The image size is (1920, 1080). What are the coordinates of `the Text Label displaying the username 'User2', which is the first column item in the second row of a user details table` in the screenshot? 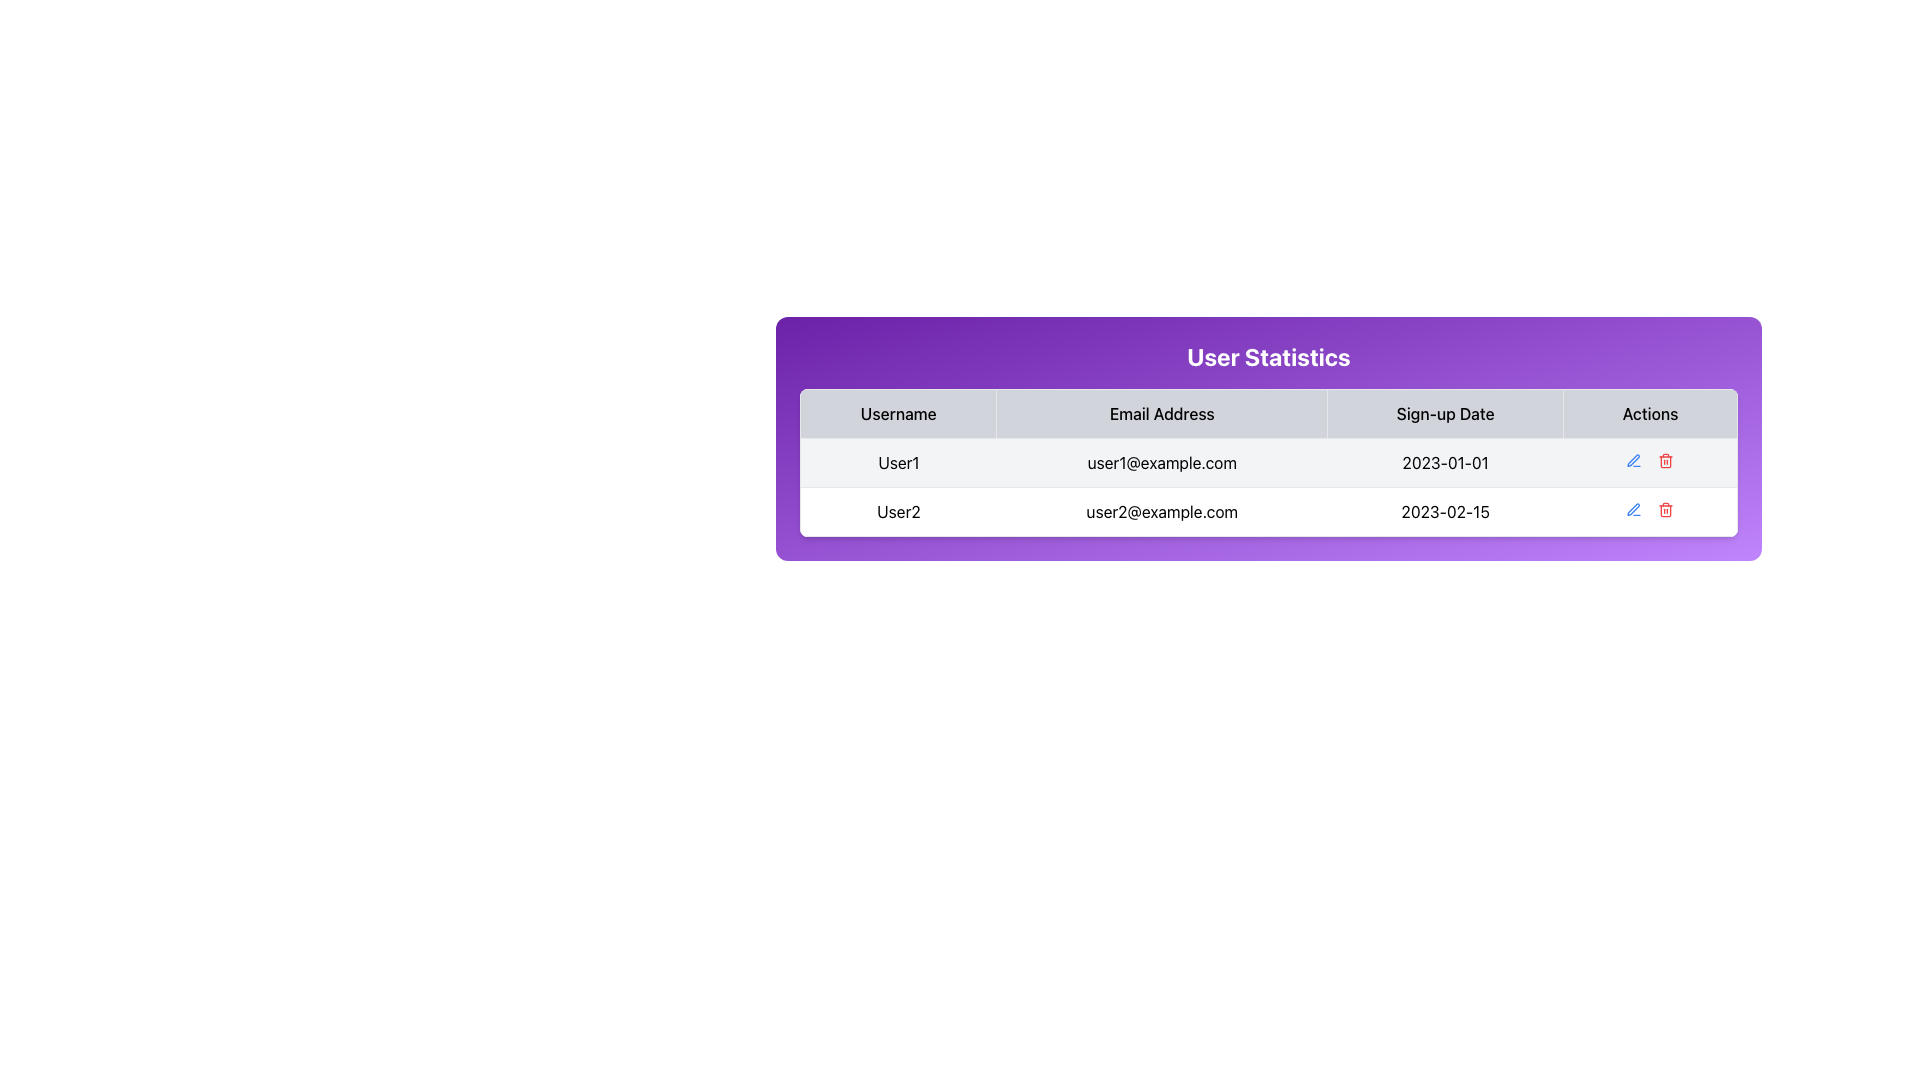 It's located at (897, 511).